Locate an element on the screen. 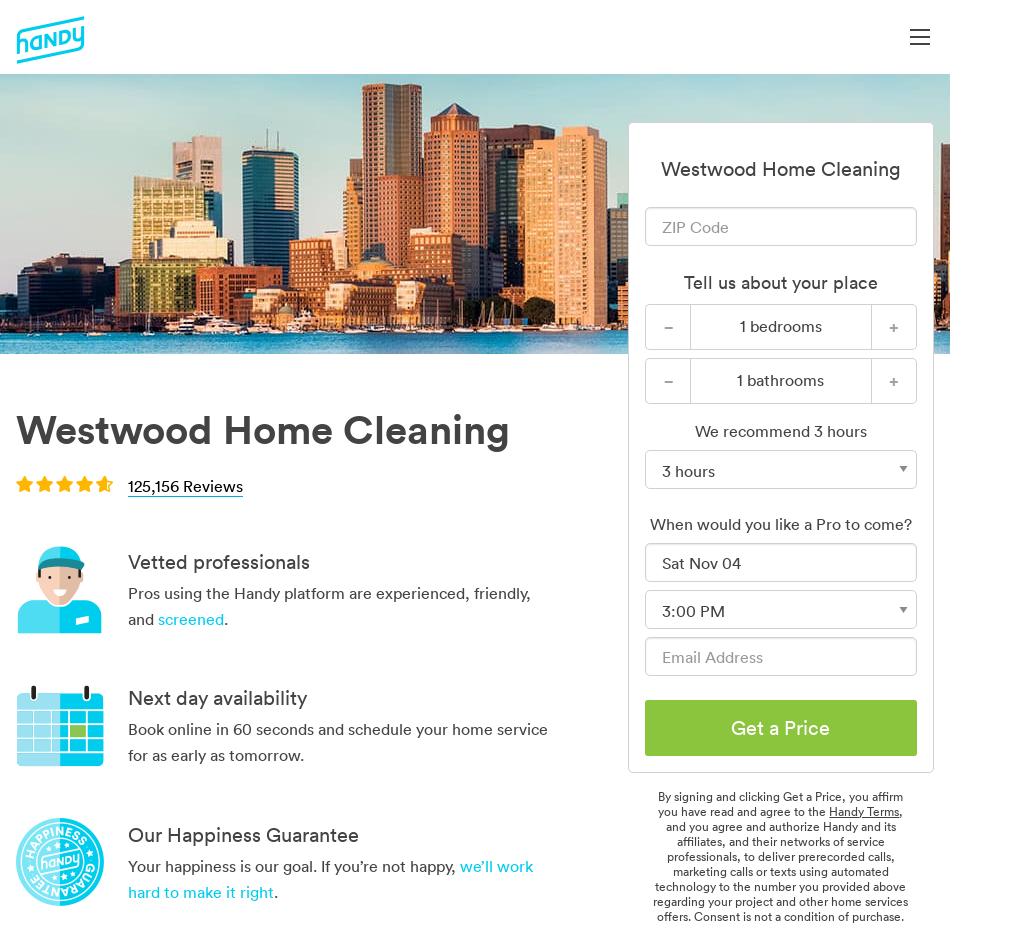 Image resolution: width=1024 pixels, height=936 pixels. 'When would you like a Pro to come?' is located at coordinates (648, 523).